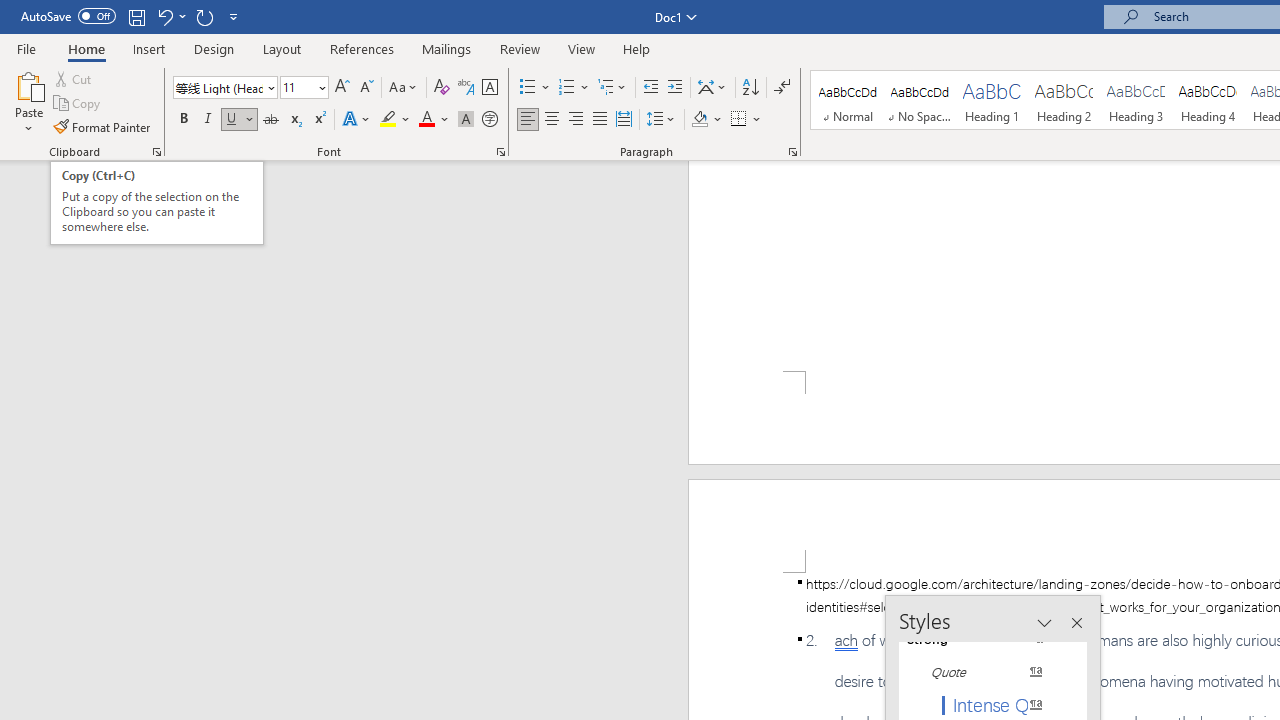 The image size is (1280, 720). What do you see at coordinates (425, 119) in the screenshot?
I see `'Font Color Automatic'` at bounding box center [425, 119].